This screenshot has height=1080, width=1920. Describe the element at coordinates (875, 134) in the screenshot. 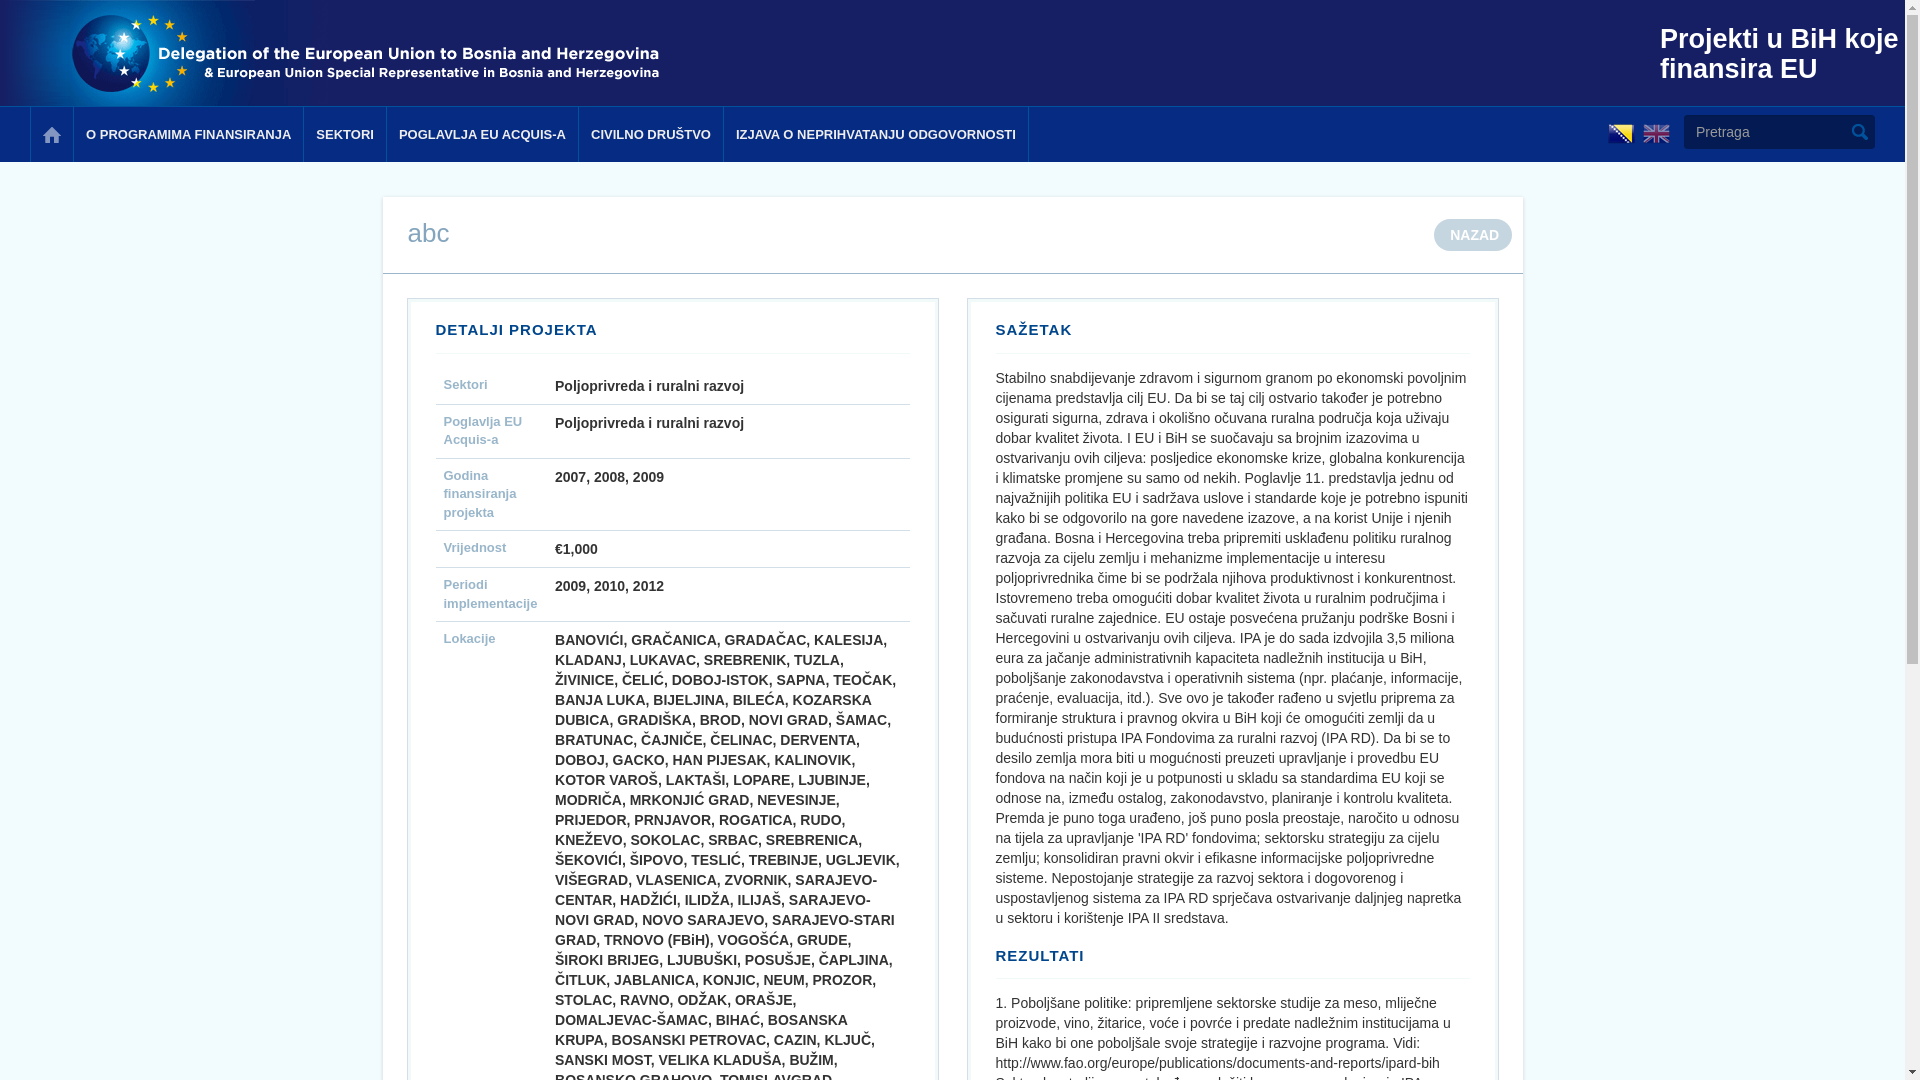

I see `'IZJAVA O NEPRIHVATANJU ODGOVORNOSTI'` at that location.